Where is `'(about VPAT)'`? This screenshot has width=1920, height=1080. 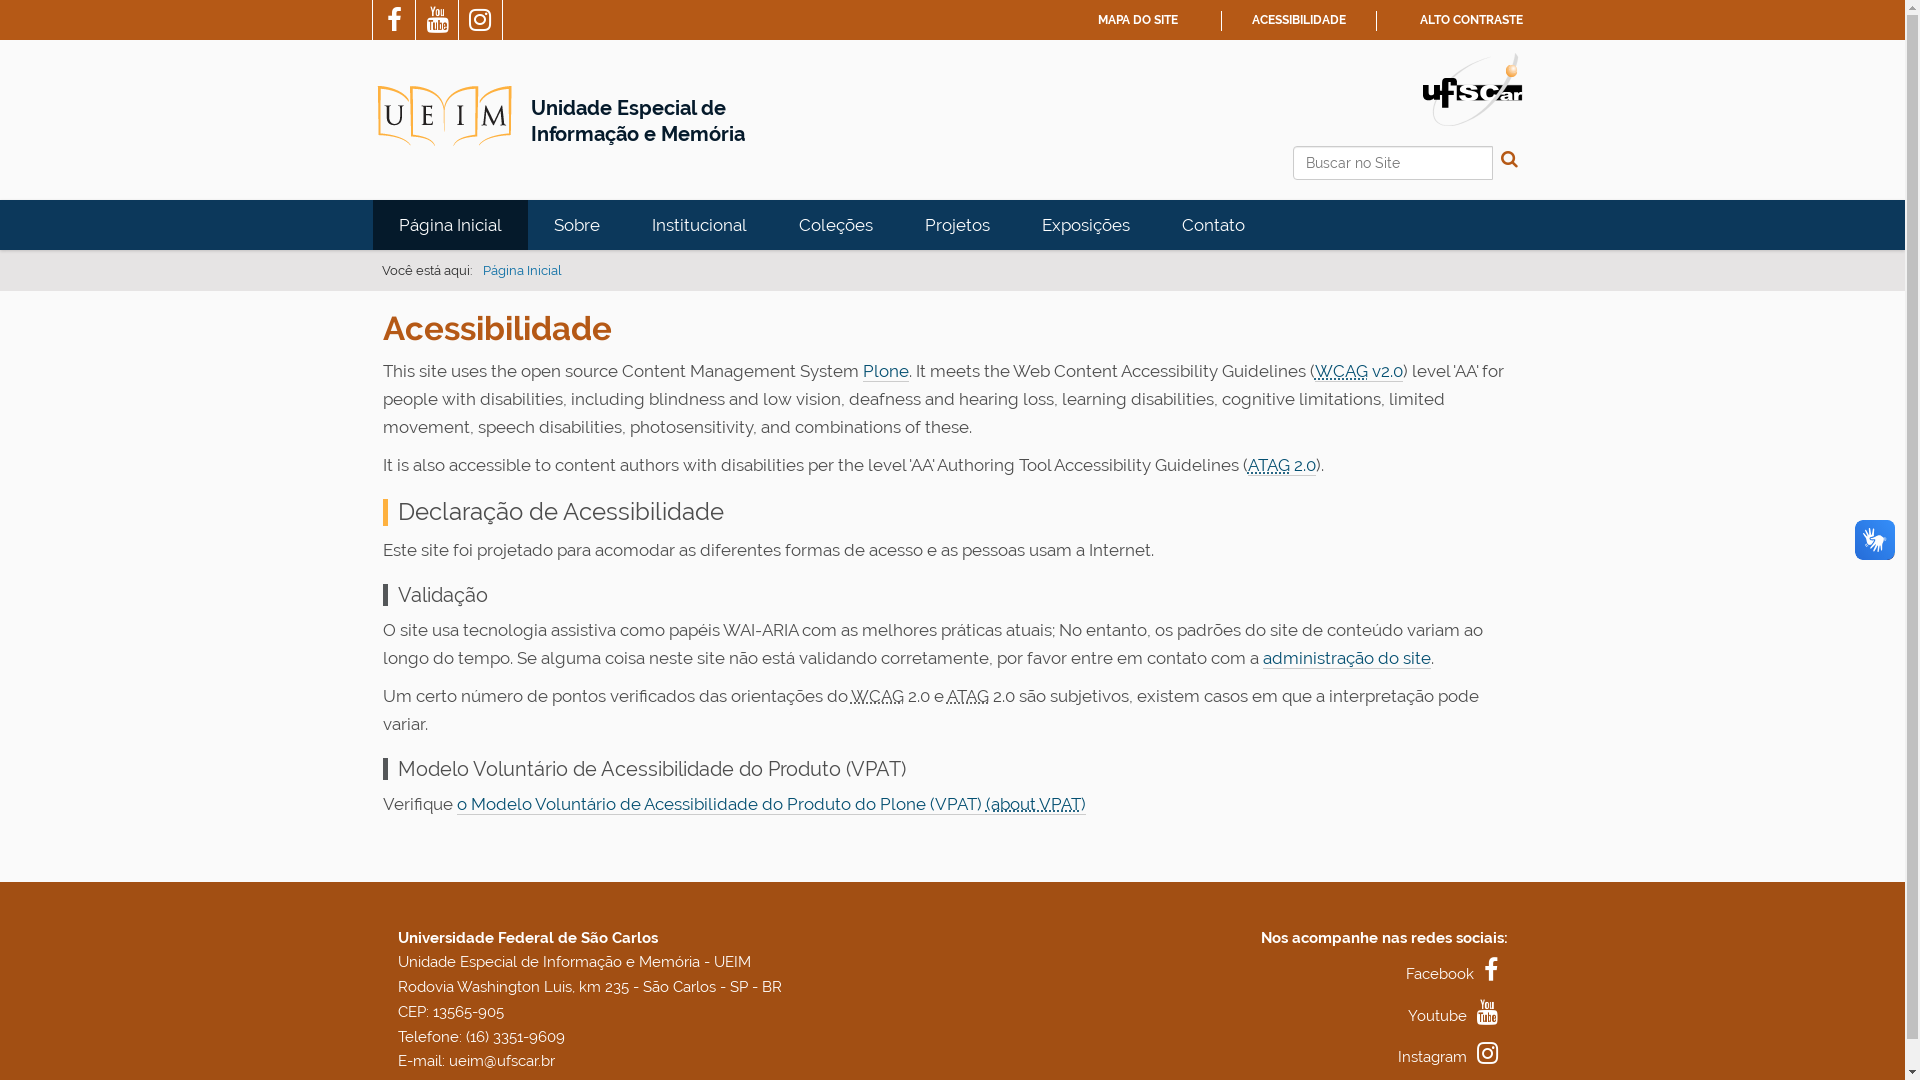 '(about VPAT)' is located at coordinates (1036, 803).